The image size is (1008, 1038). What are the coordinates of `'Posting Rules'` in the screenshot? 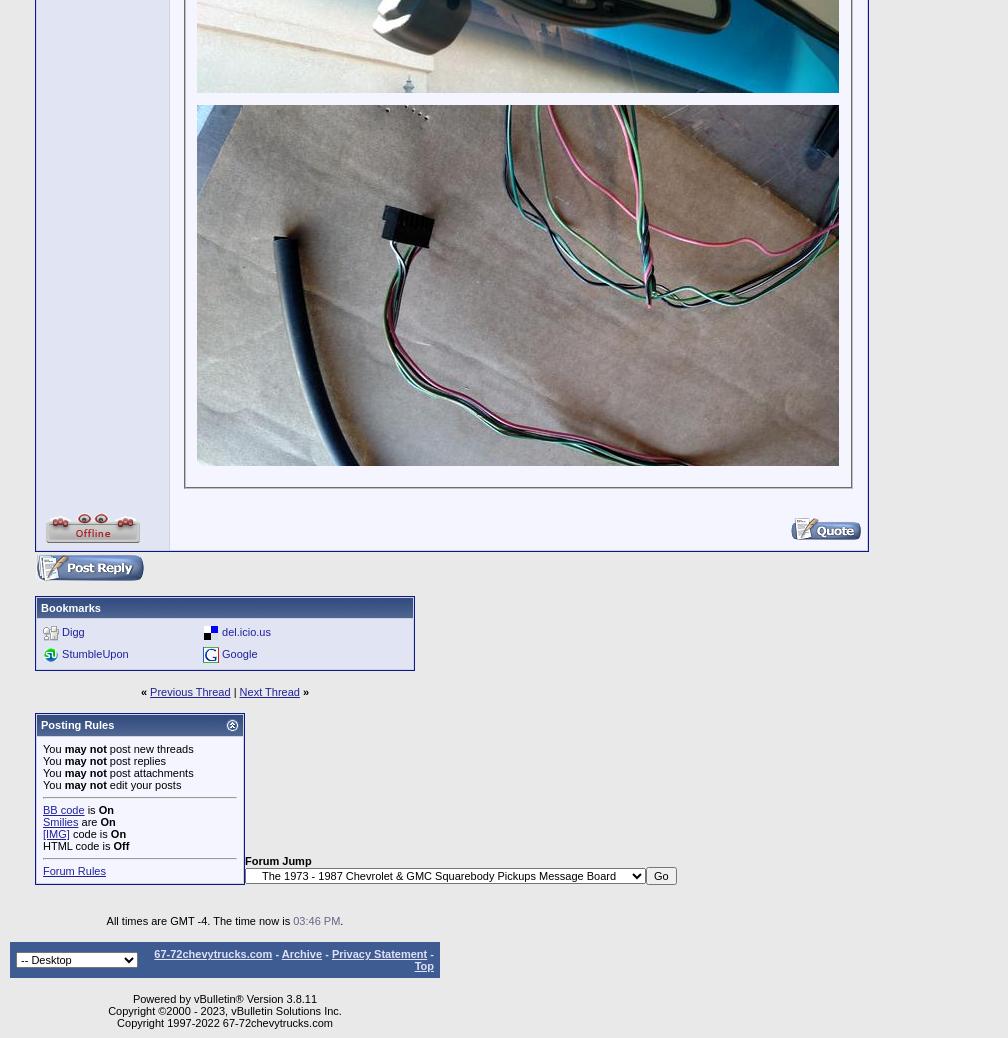 It's located at (77, 724).